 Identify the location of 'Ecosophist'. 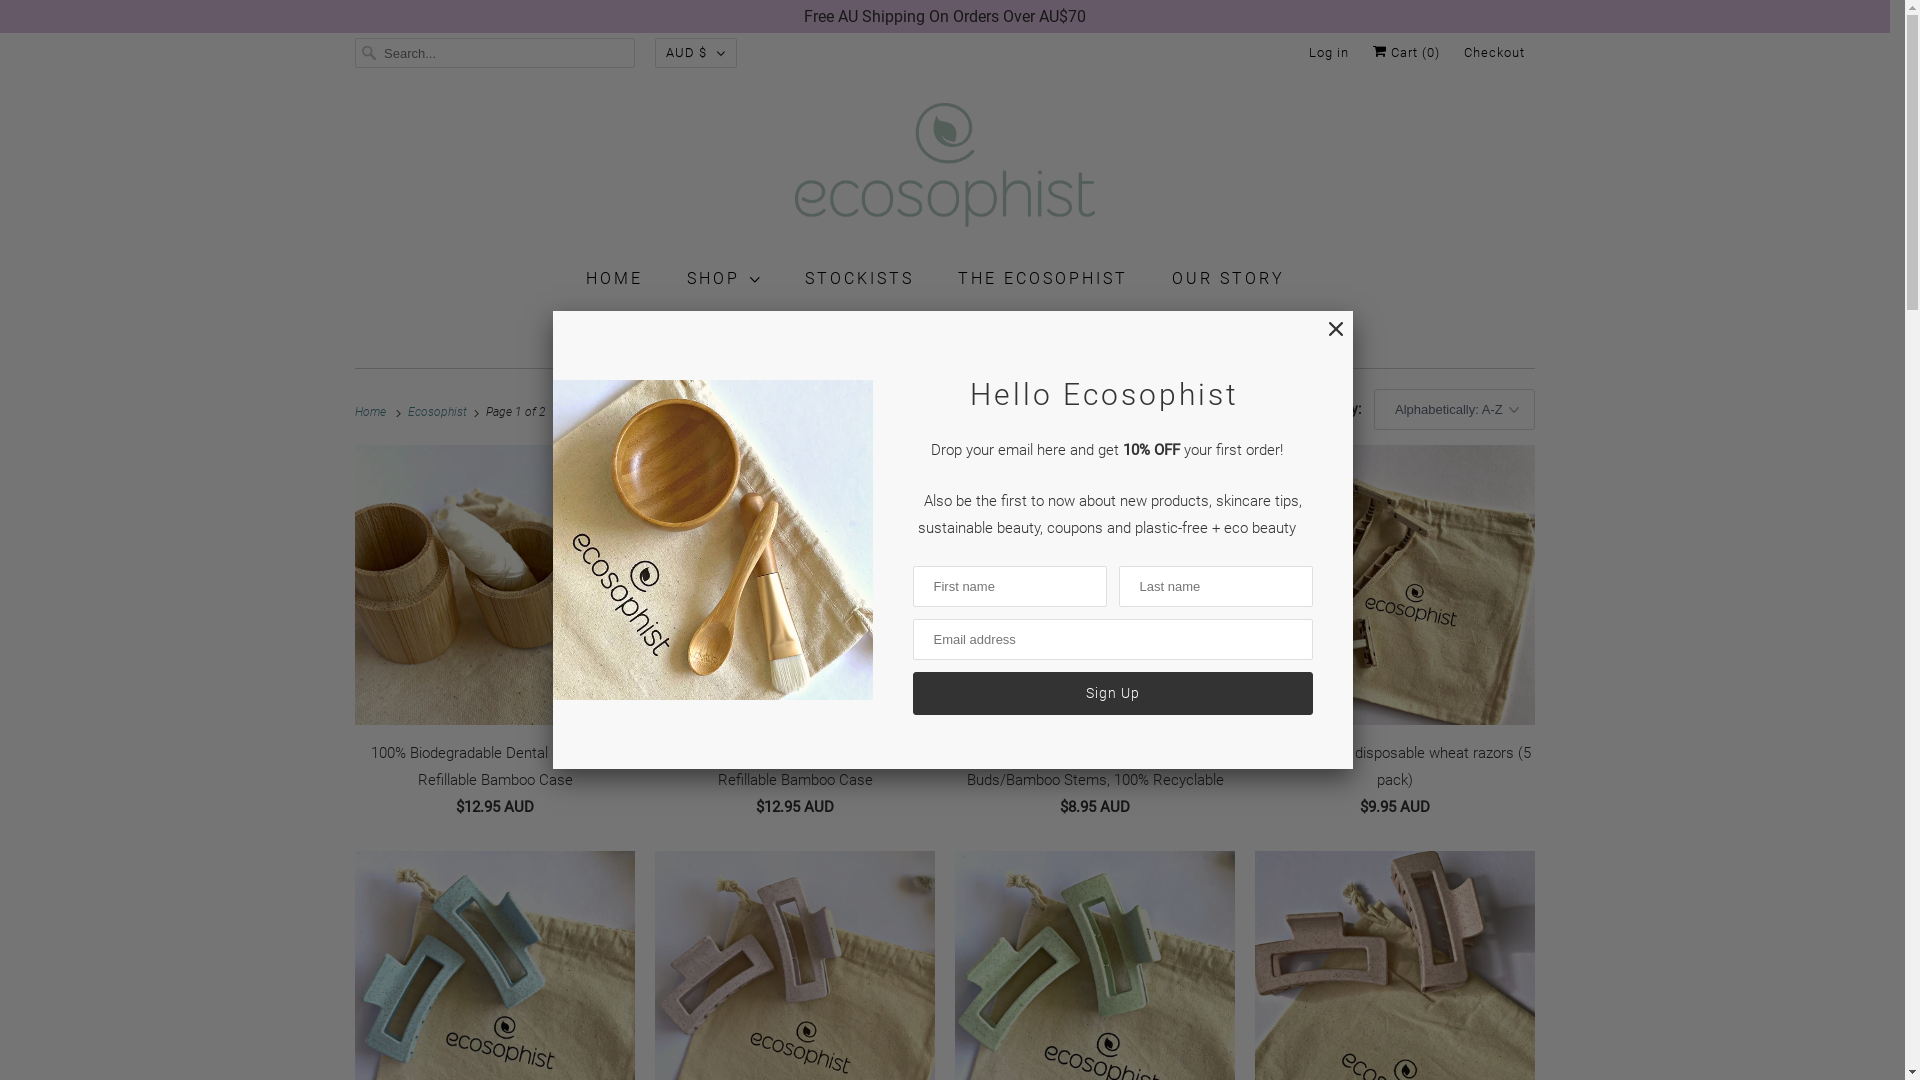
(944, 168).